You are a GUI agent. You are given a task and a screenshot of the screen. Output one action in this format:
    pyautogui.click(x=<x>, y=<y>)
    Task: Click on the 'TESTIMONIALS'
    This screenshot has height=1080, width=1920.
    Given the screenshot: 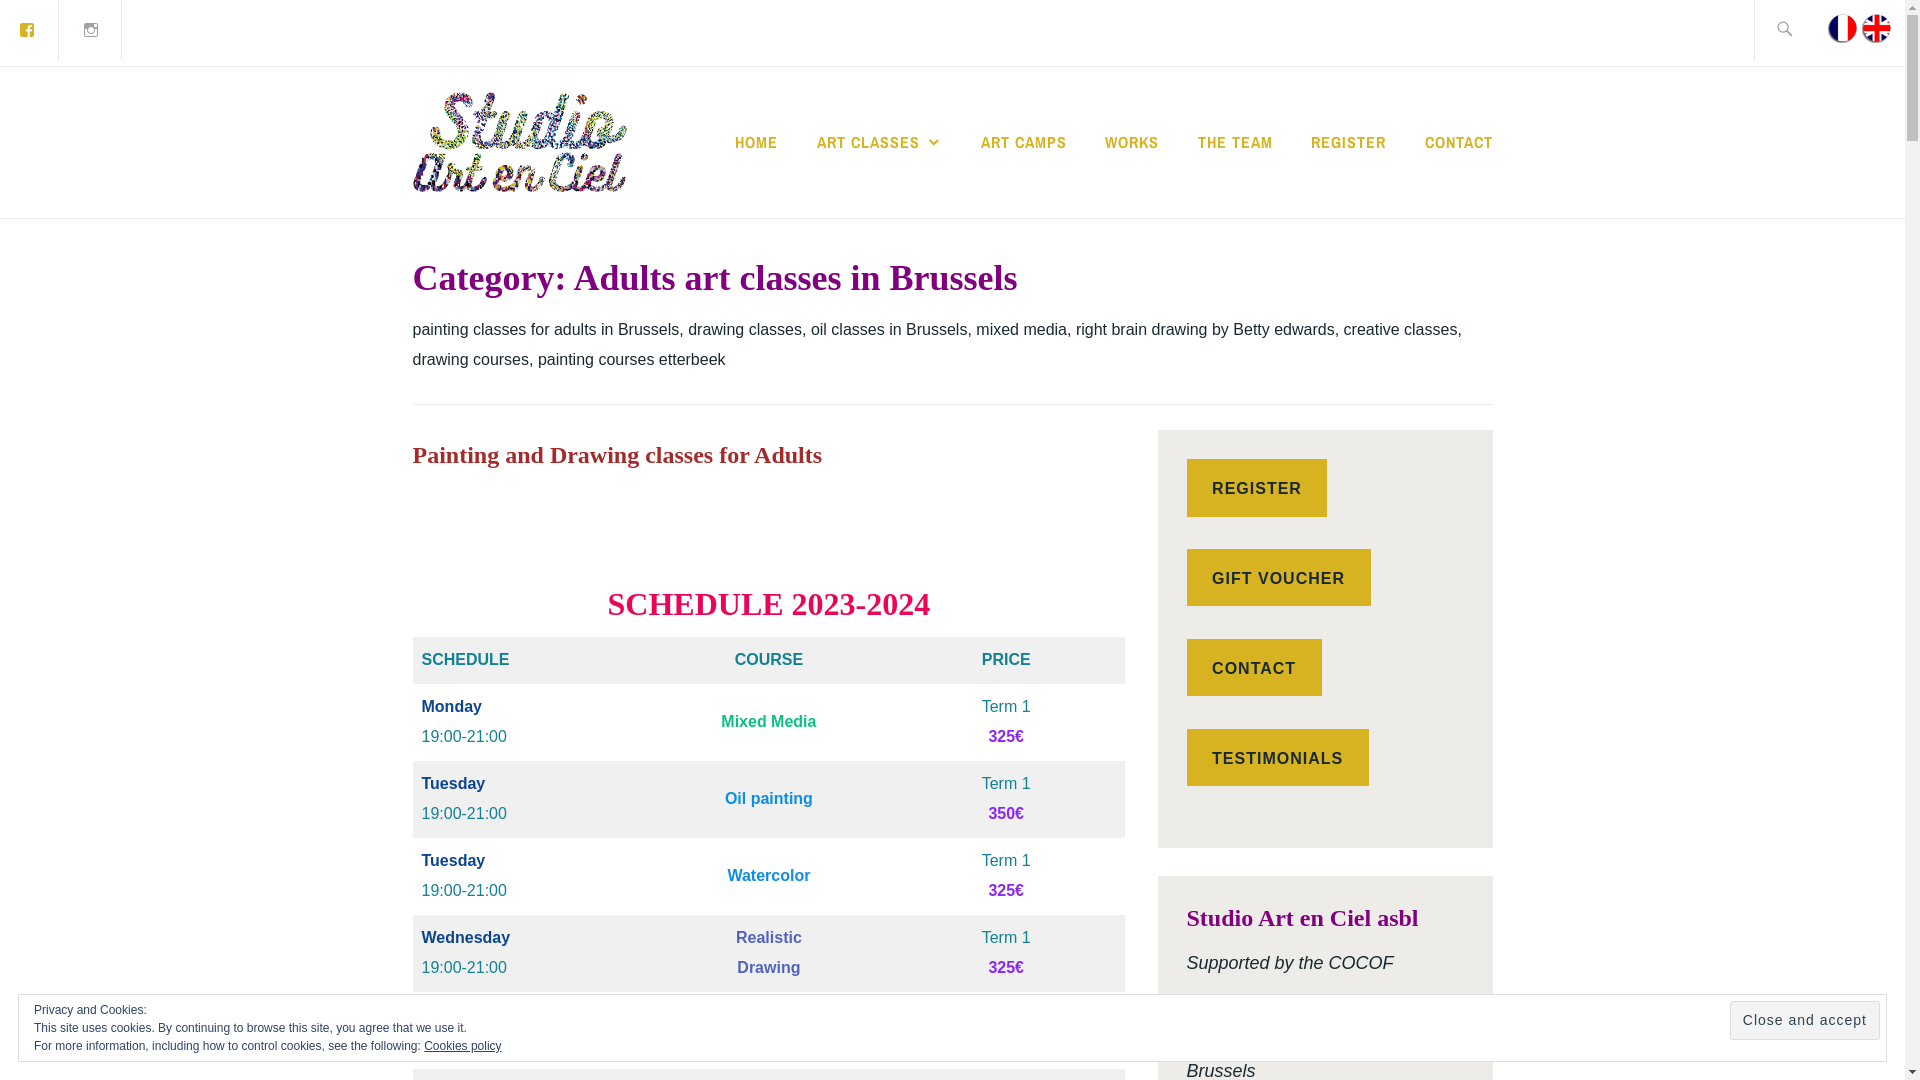 What is the action you would take?
    pyautogui.click(x=1185, y=758)
    